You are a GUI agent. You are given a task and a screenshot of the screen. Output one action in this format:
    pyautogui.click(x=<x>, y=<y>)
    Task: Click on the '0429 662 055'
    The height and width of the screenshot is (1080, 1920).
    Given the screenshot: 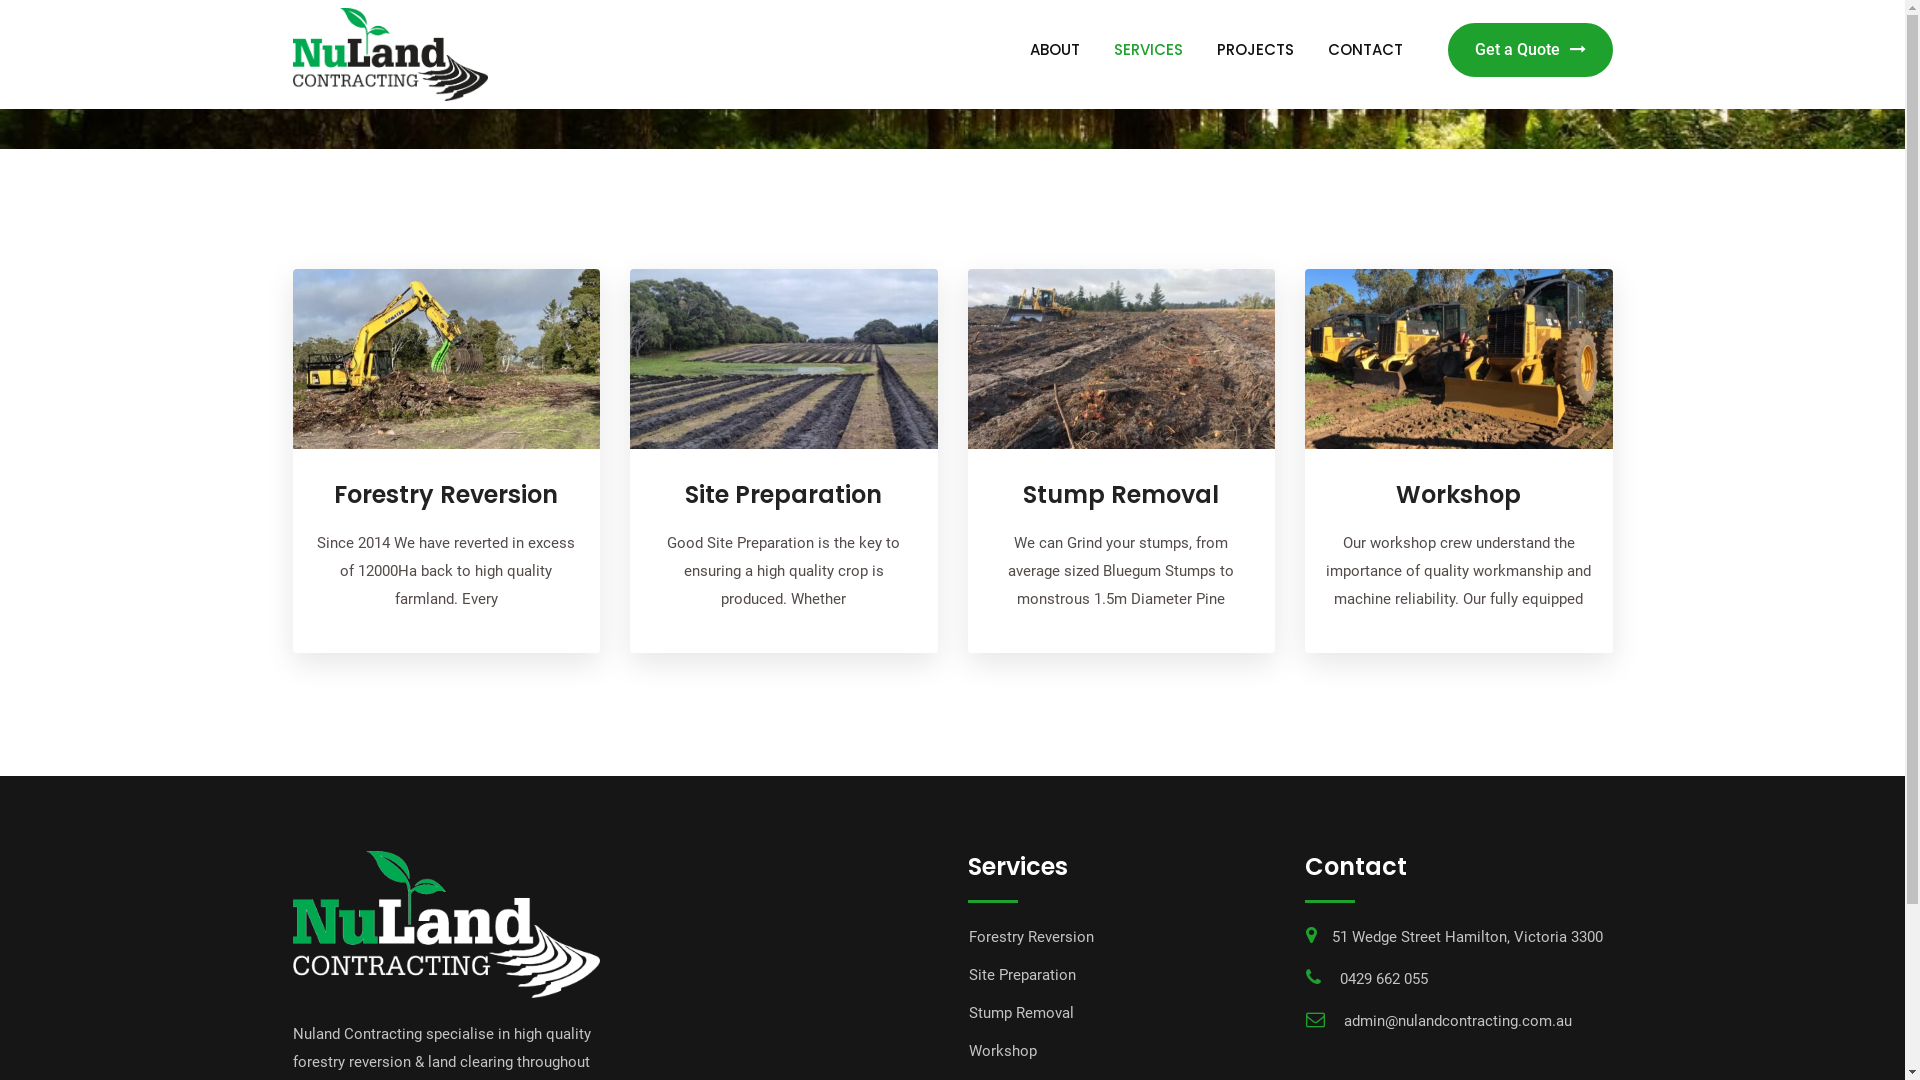 What is the action you would take?
    pyautogui.click(x=1382, y=978)
    